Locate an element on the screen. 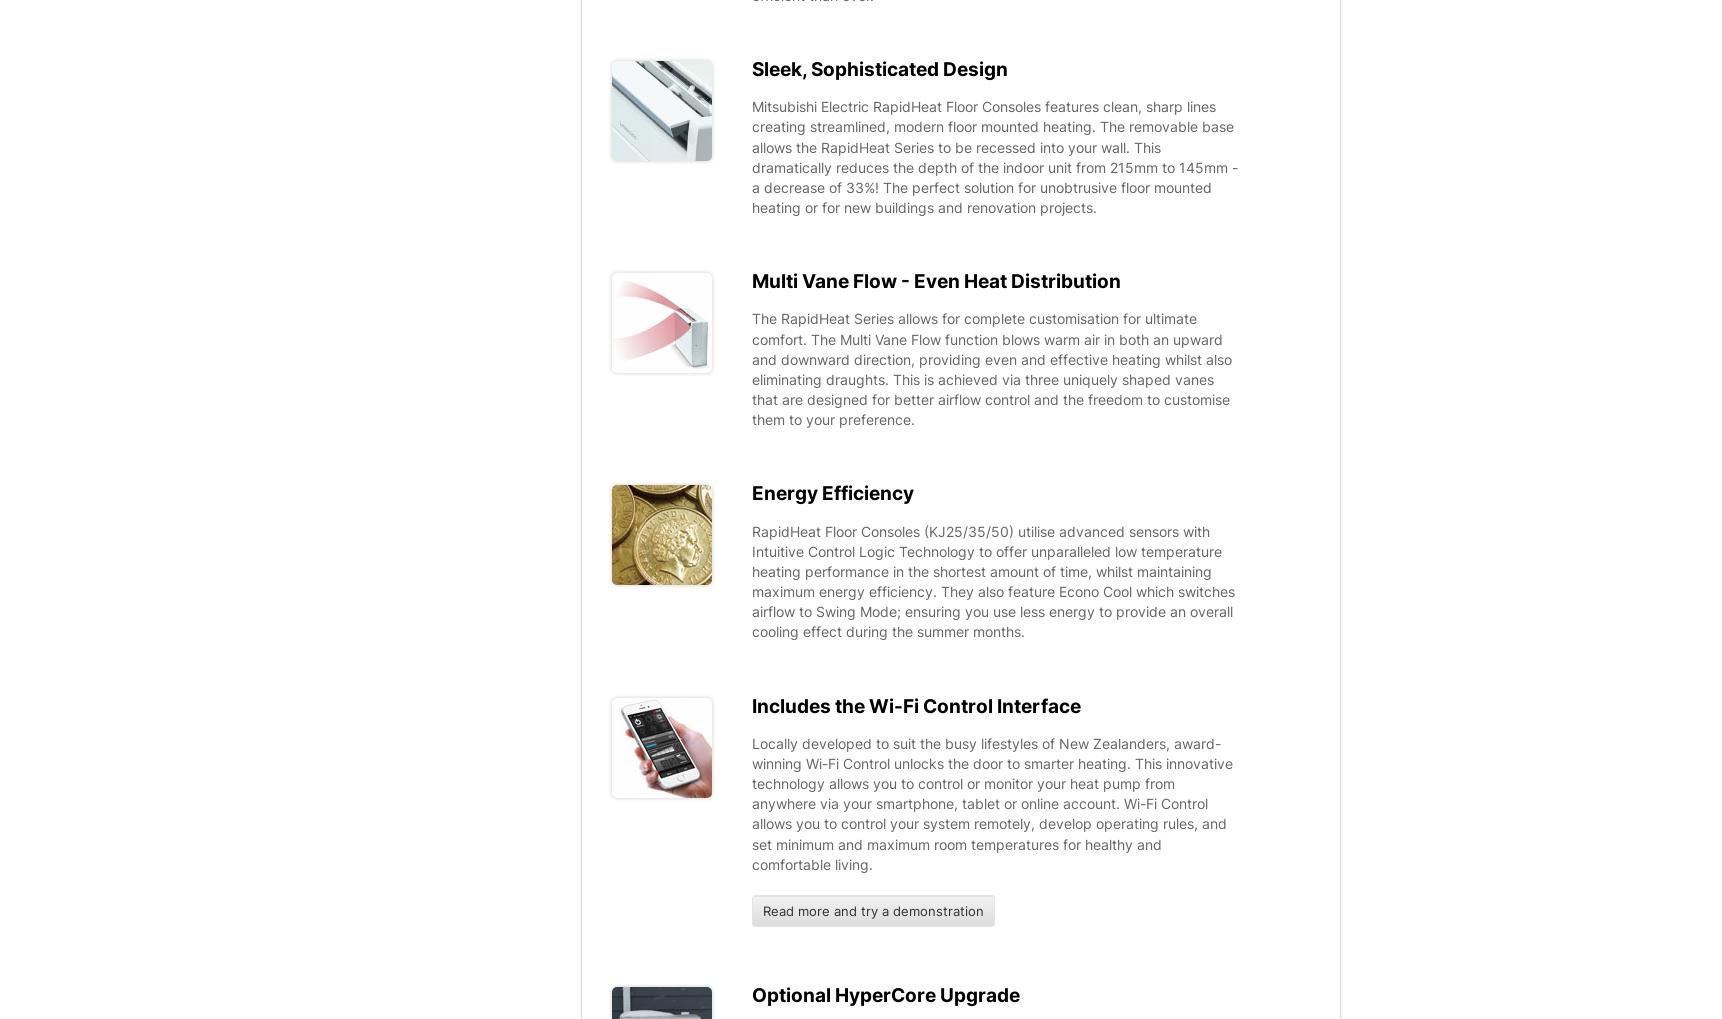 Image resolution: width=1722 pixels, height=1019 pixels. 'Optional HyperCore Upgrade' is located at coordinates (751, 994).